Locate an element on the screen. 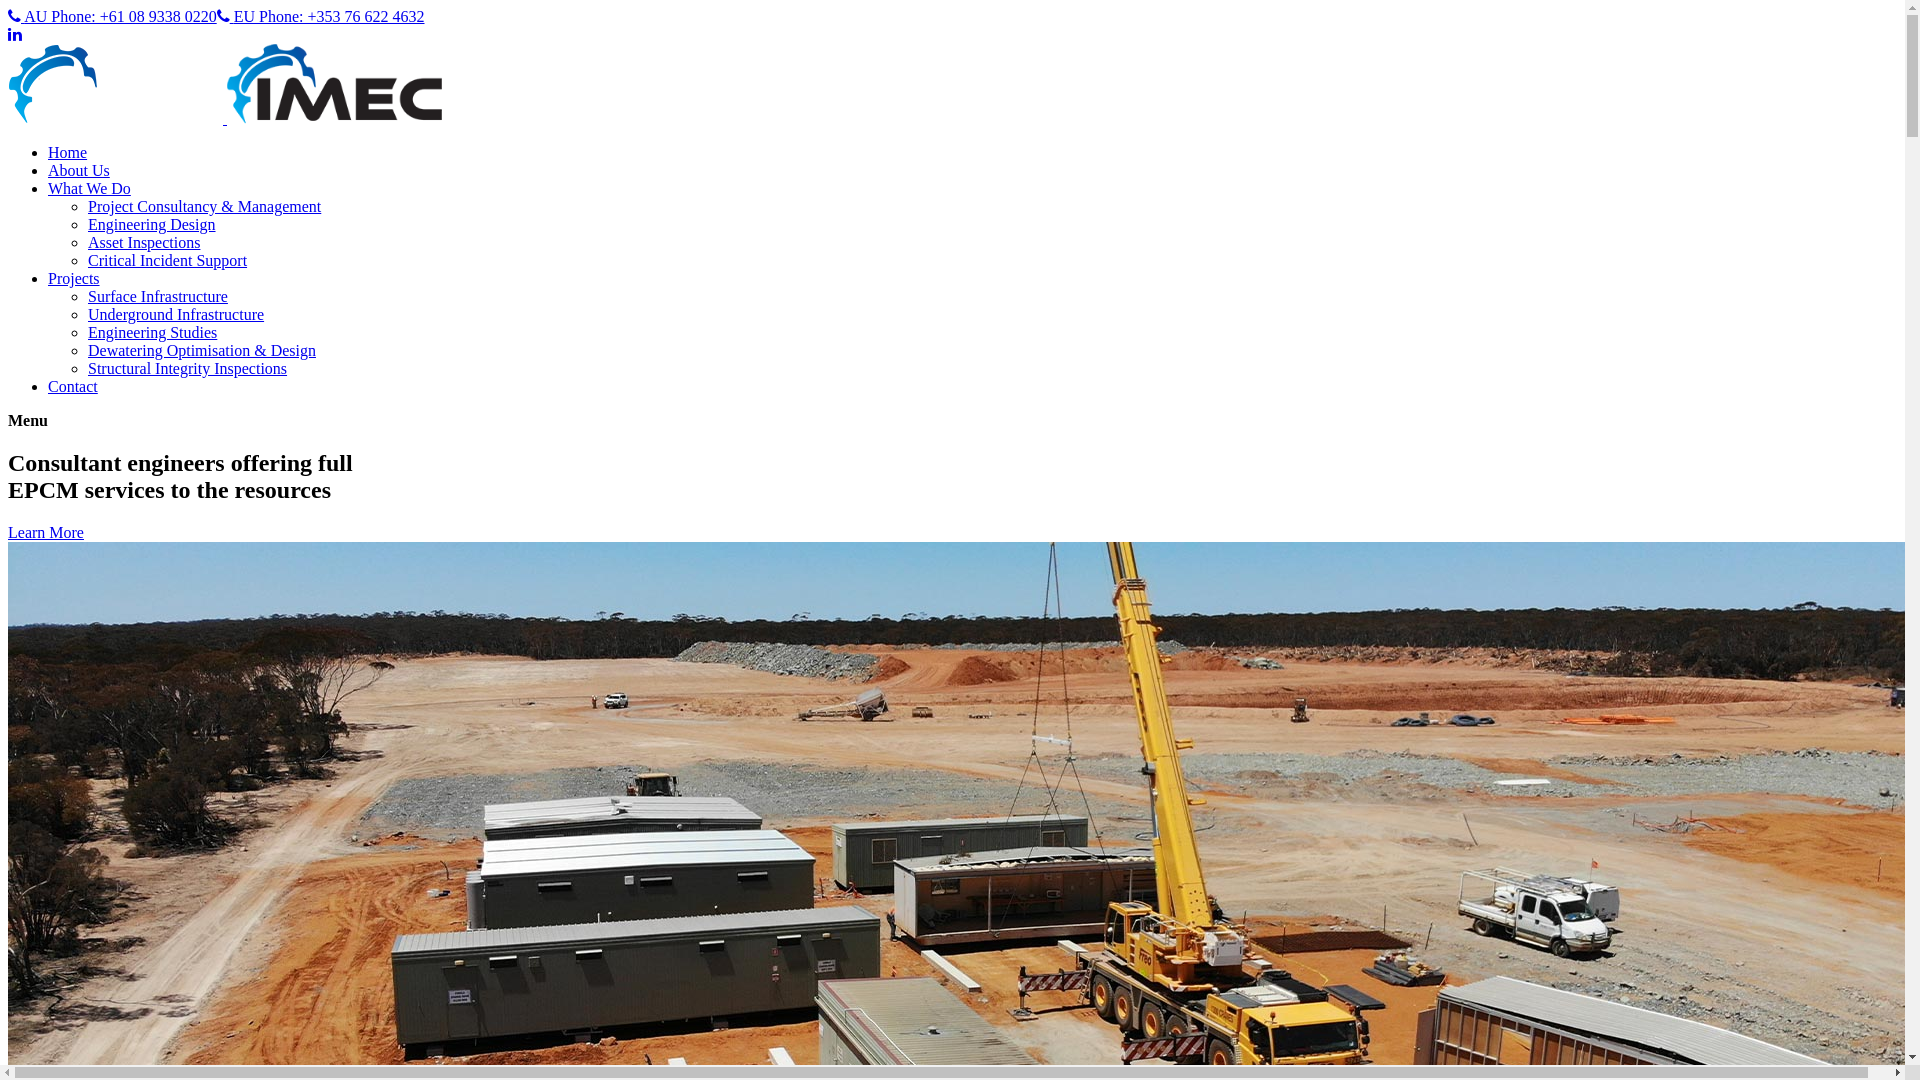 Image resolution: width=1920 pixels, height=1080 pixels. 'About Us' is located at coordinates (78, 169).